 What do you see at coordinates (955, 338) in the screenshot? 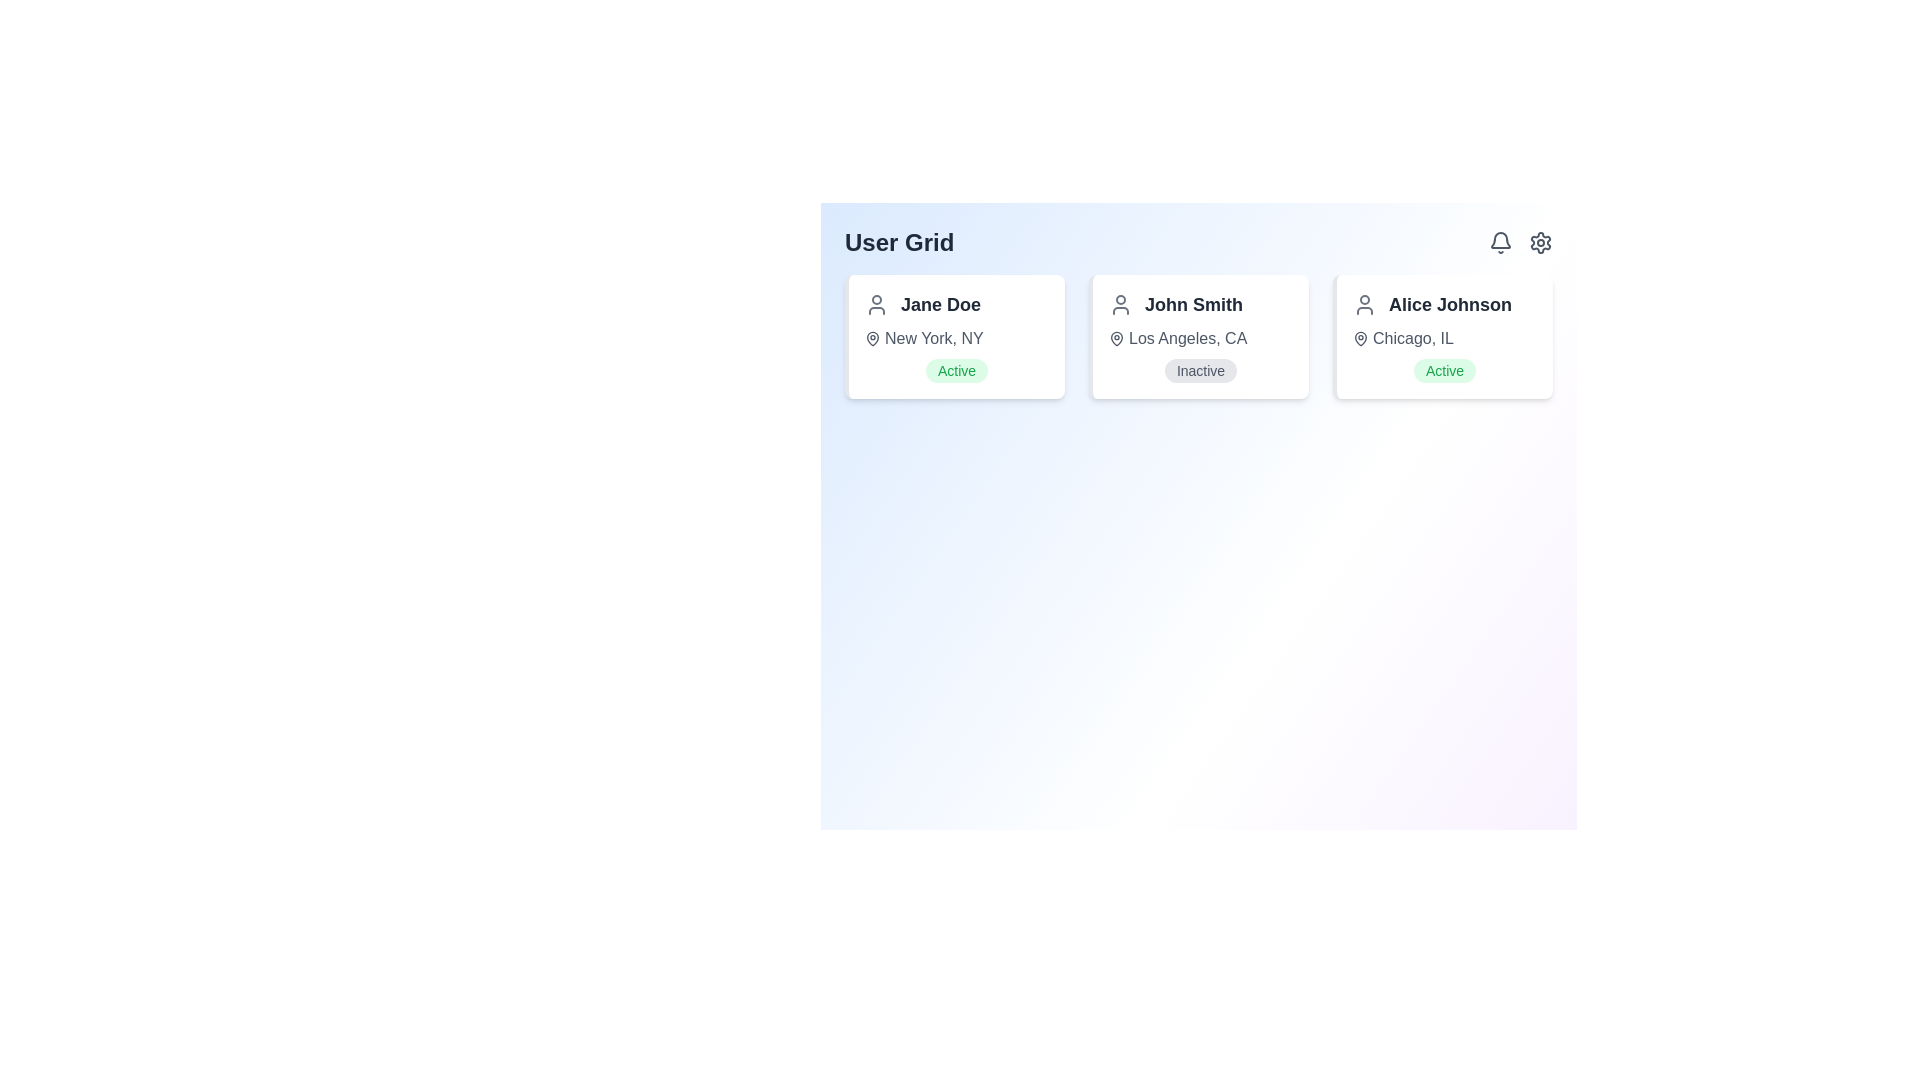
I see `location information displayed in the text label that shows 'New York, NY' in gray font, which is accompanied by a location pin icon, located below the name 'Jane Doe'` at bounding box center [955, 338].